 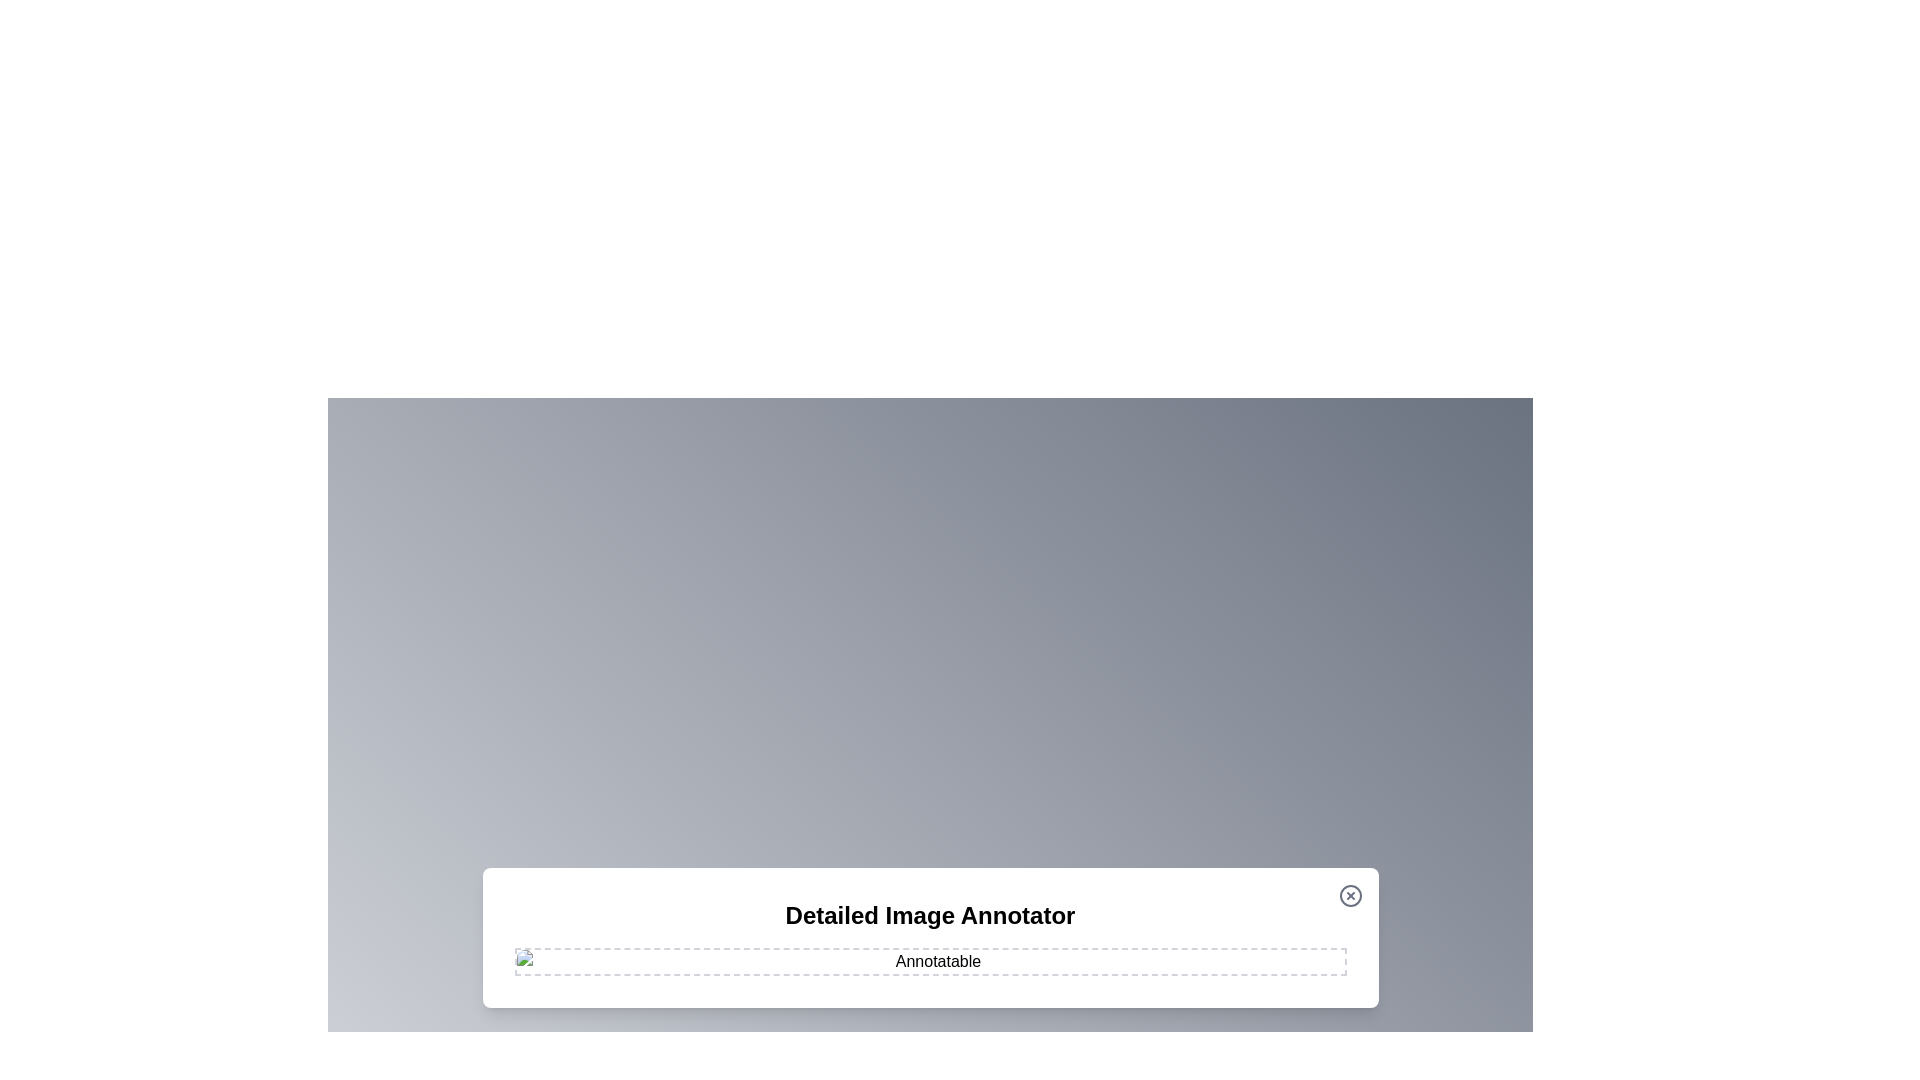 I want to click on the image at coordinates (613, 962) to add an annotation, so click(x=612, y=960).